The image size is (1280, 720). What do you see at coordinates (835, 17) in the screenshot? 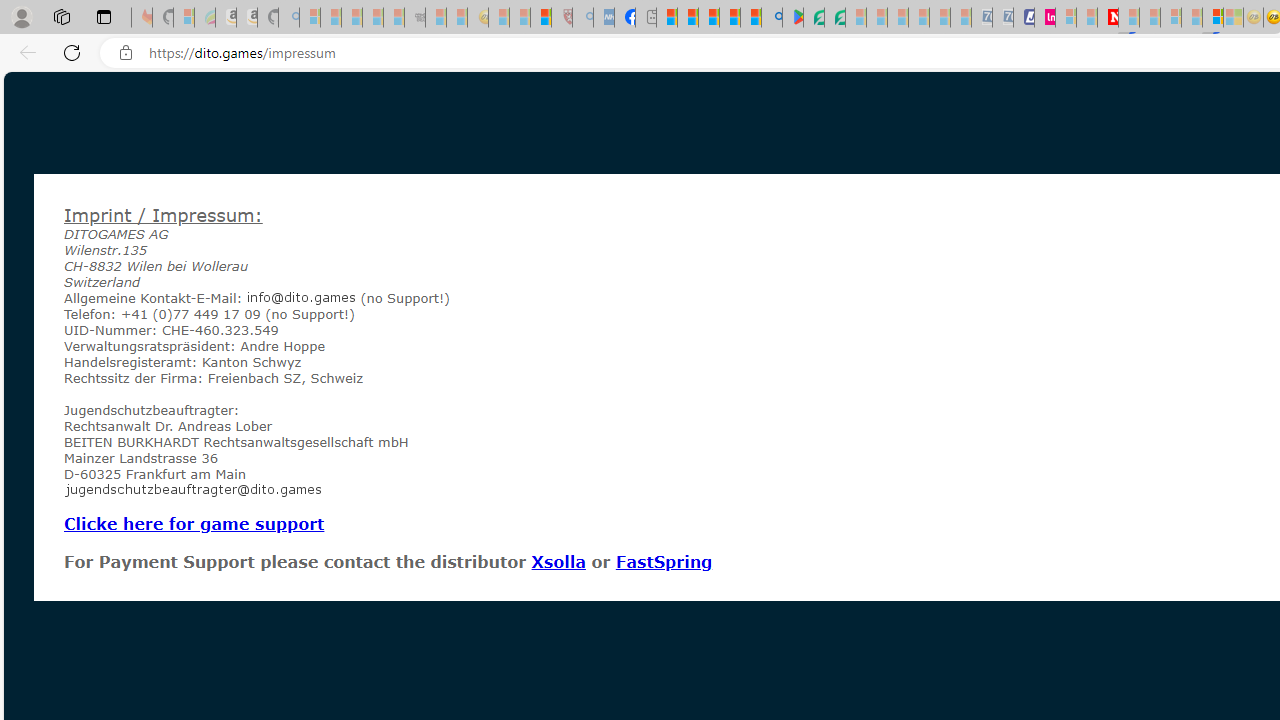
I see `'Microsoft Word - consumer-privacy address update 2.2021'` at bounding box center [835, 17].